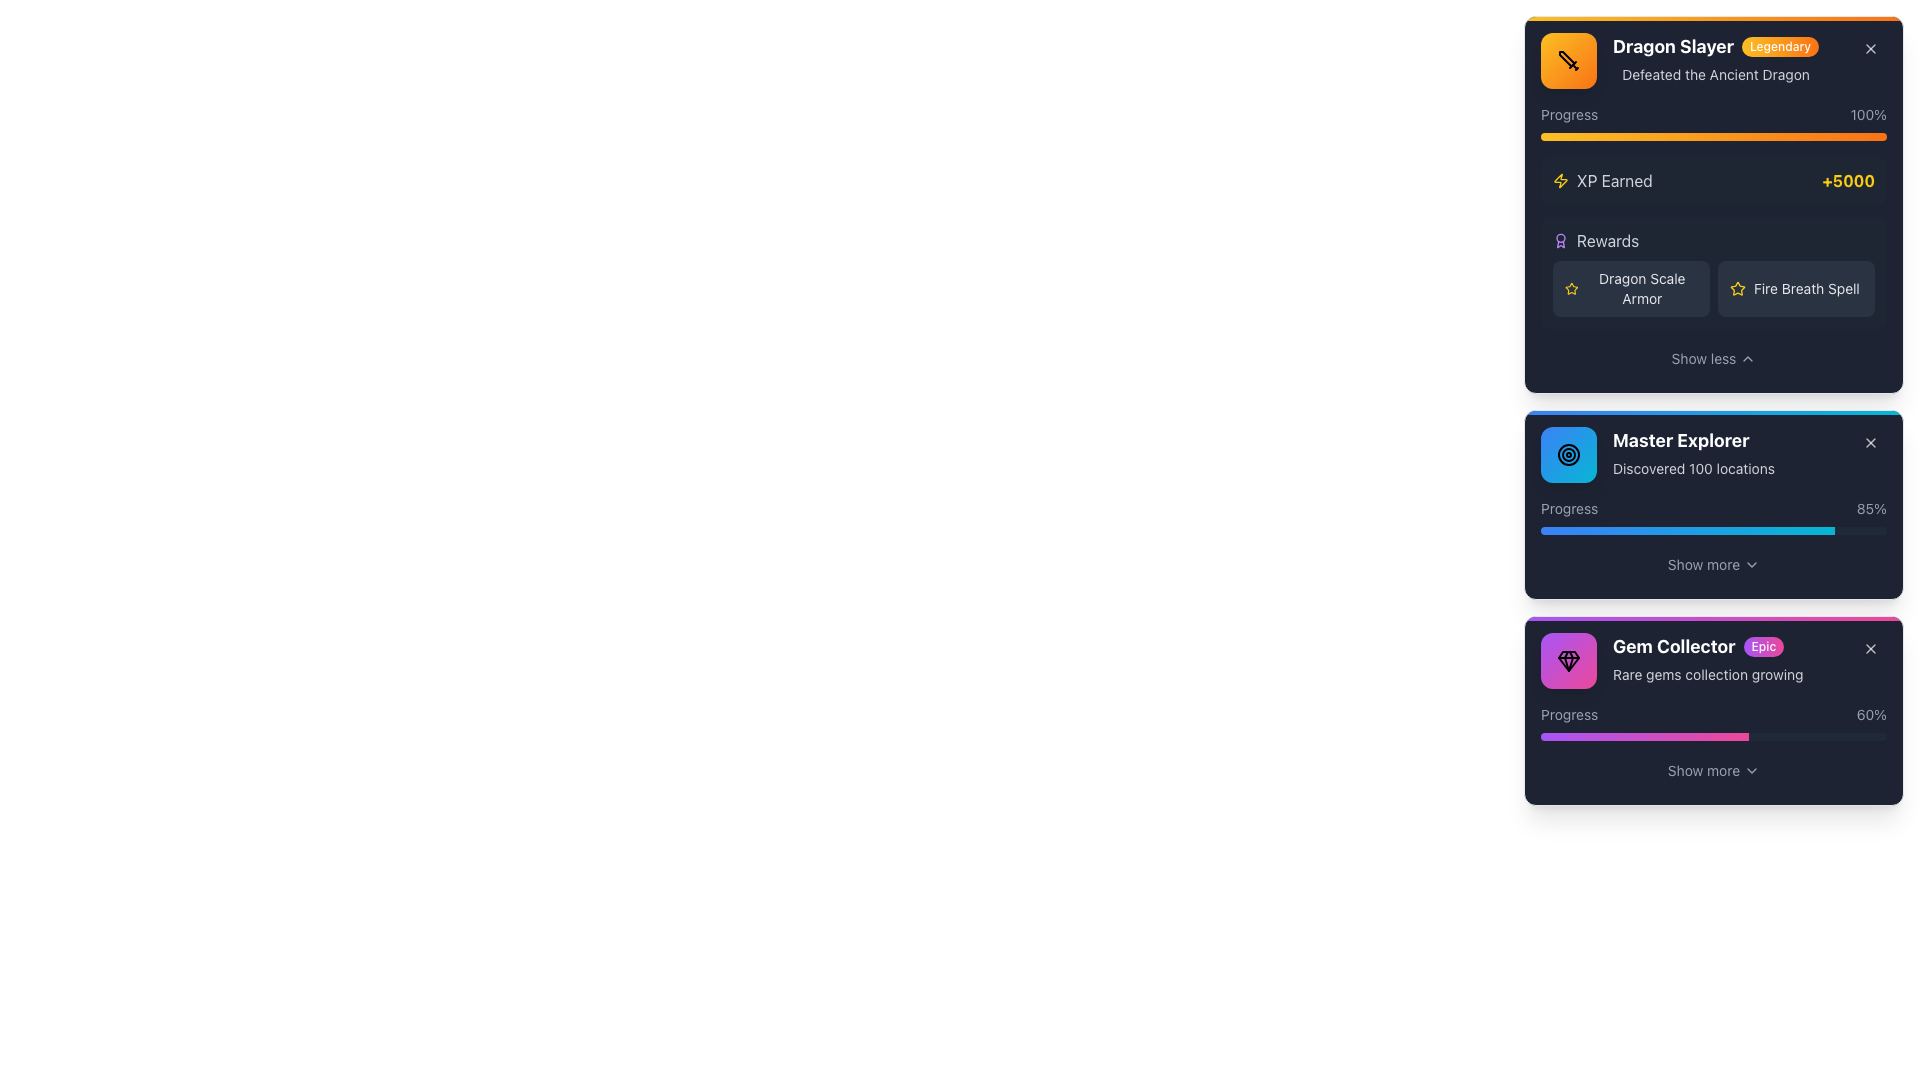 This screenshot has width=1920, height=1080. Describe the element at coordinates (1870, 648) in the screenshot. I see `the 'X' icon button in the top-right corner of the 'Gem Collector' section` at that location.